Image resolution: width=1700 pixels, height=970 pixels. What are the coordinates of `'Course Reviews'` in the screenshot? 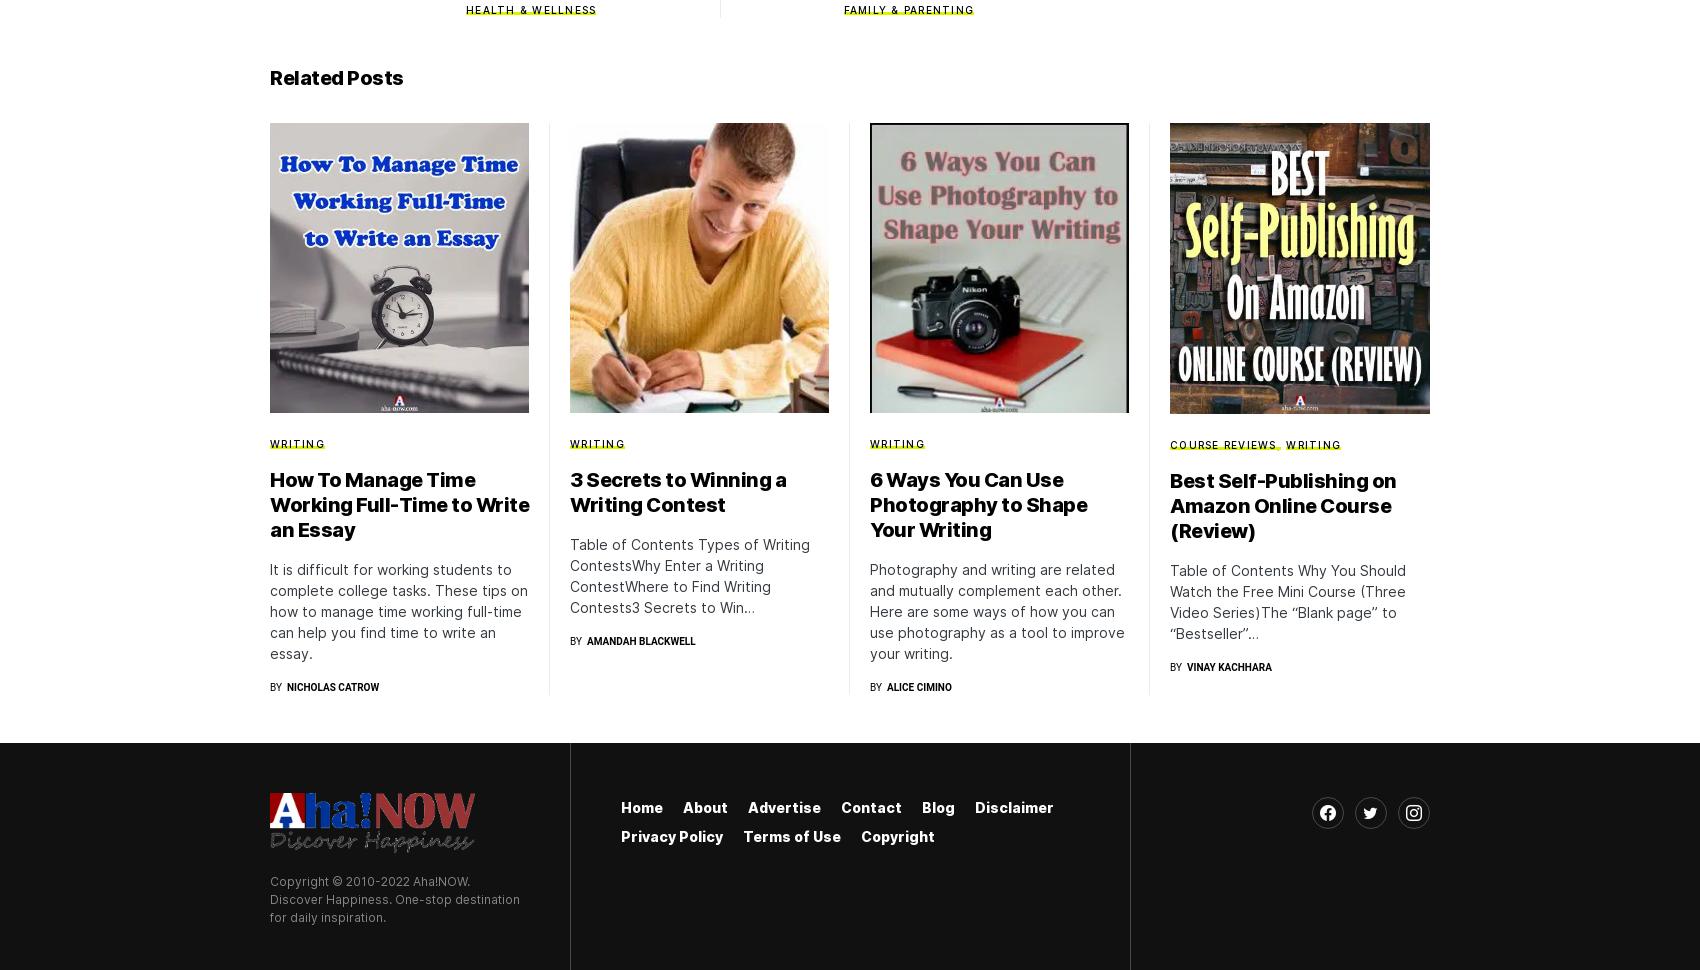 It's located at (1221, 442).